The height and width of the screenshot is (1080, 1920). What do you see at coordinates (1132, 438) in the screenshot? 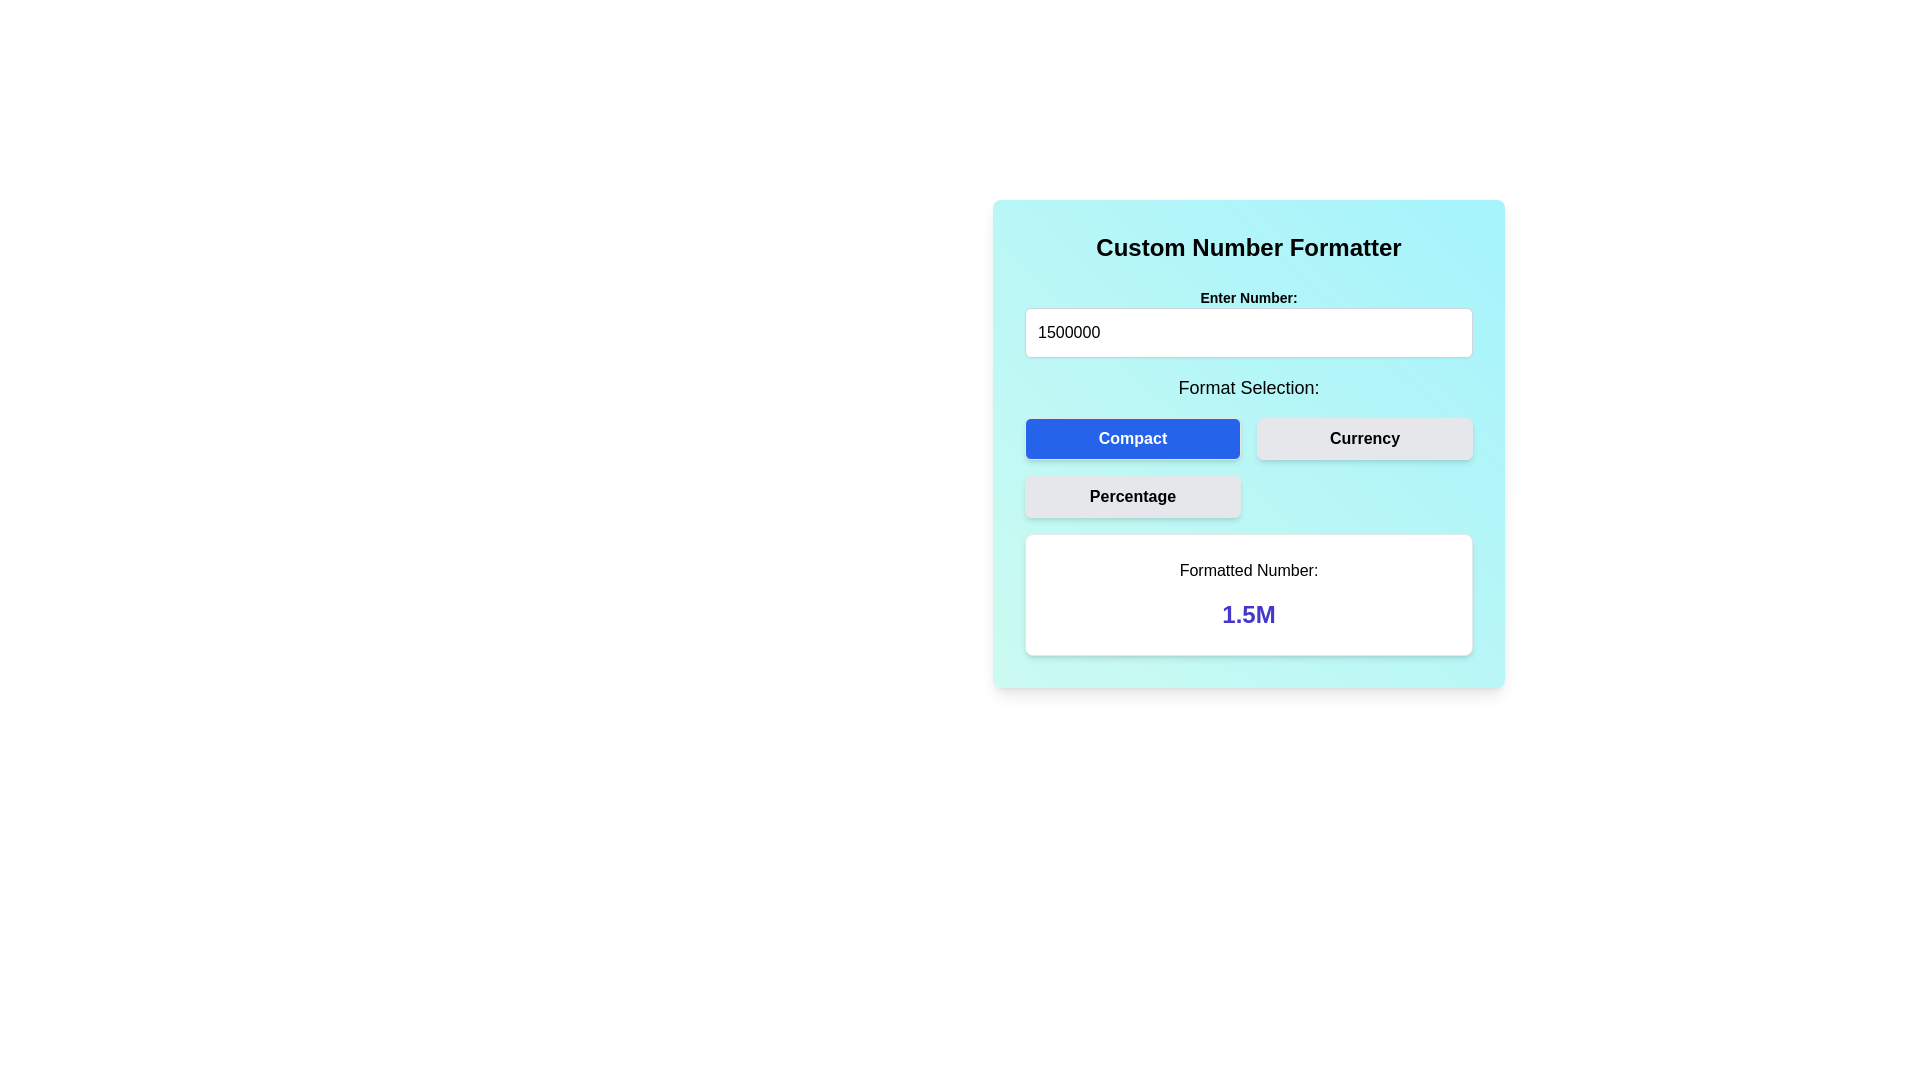
I see `the 'Compact' format selection button located within the 'Format Selection' section to apply the compact number format` at bounding box center [1132, 438].